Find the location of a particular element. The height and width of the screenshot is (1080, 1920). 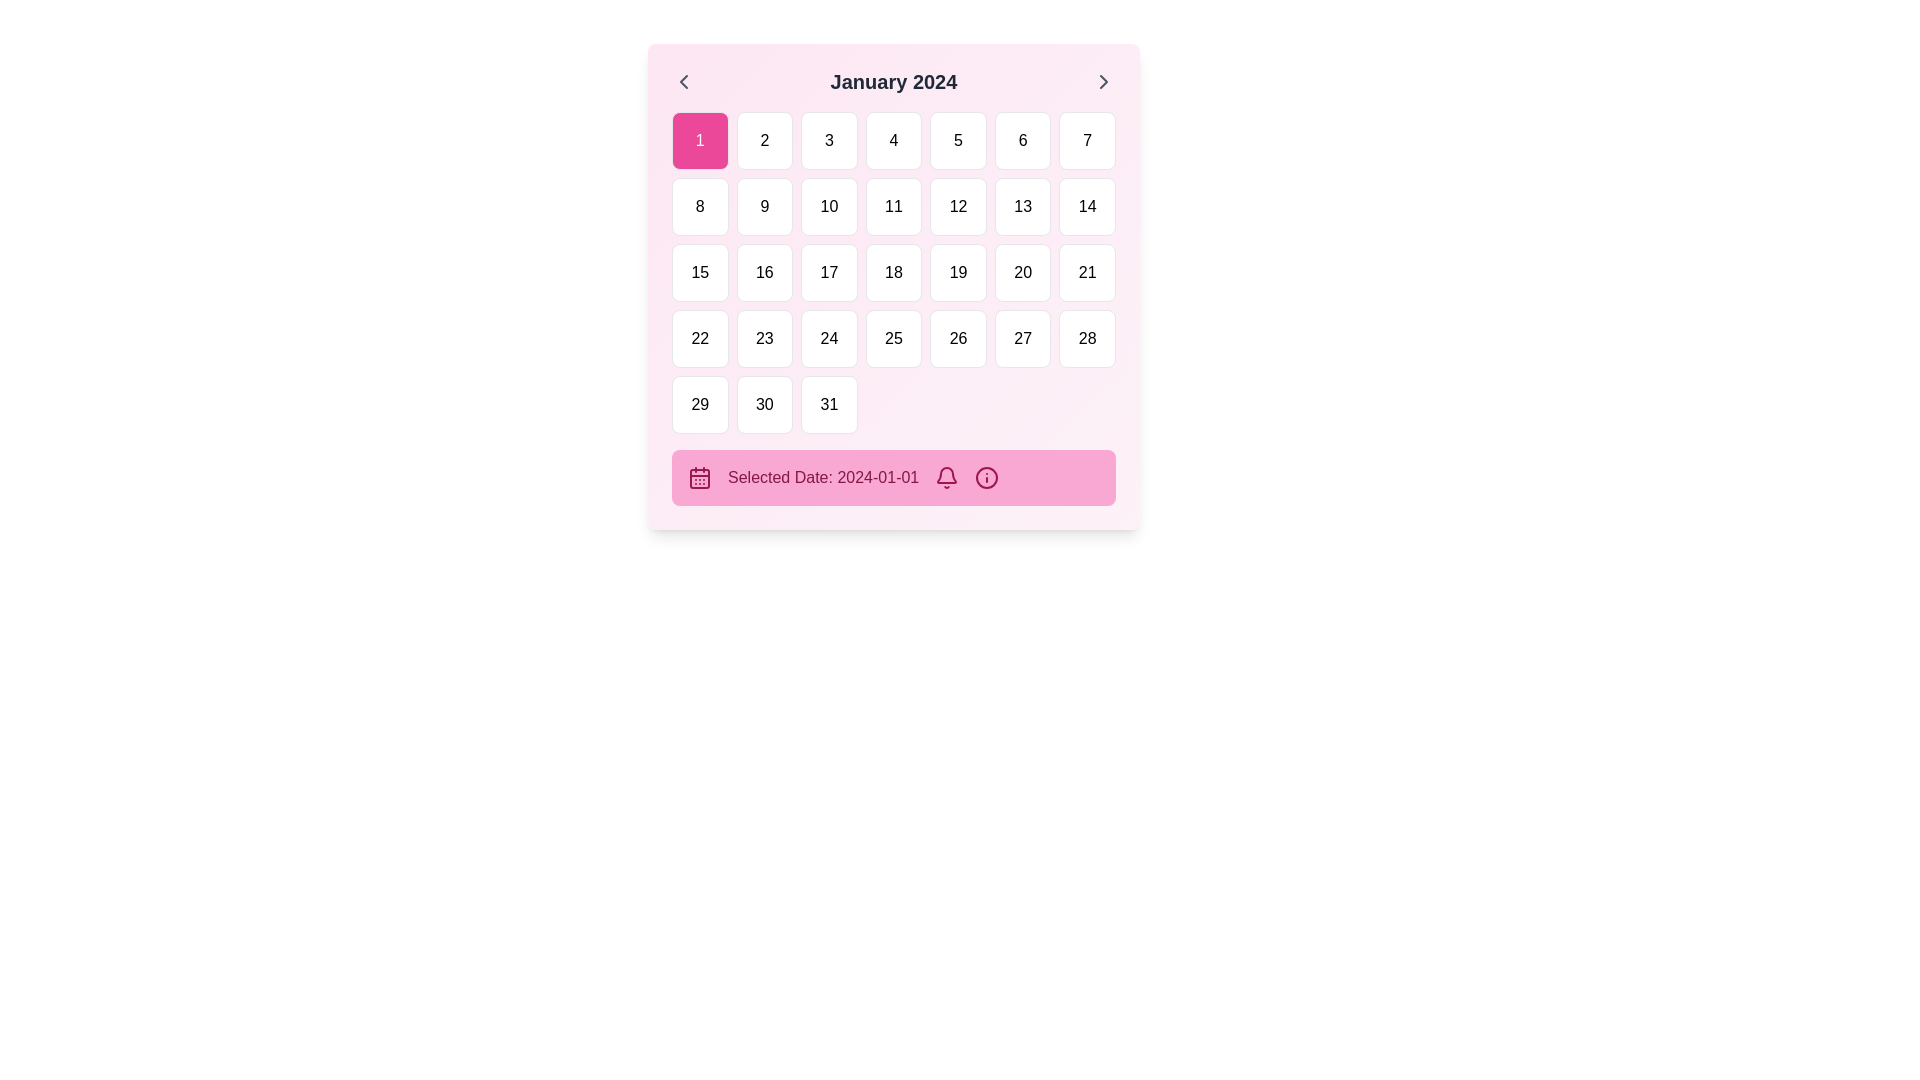

the calendar button representing day 28 for keyboard navigation is located at coordinates (1086, 338).